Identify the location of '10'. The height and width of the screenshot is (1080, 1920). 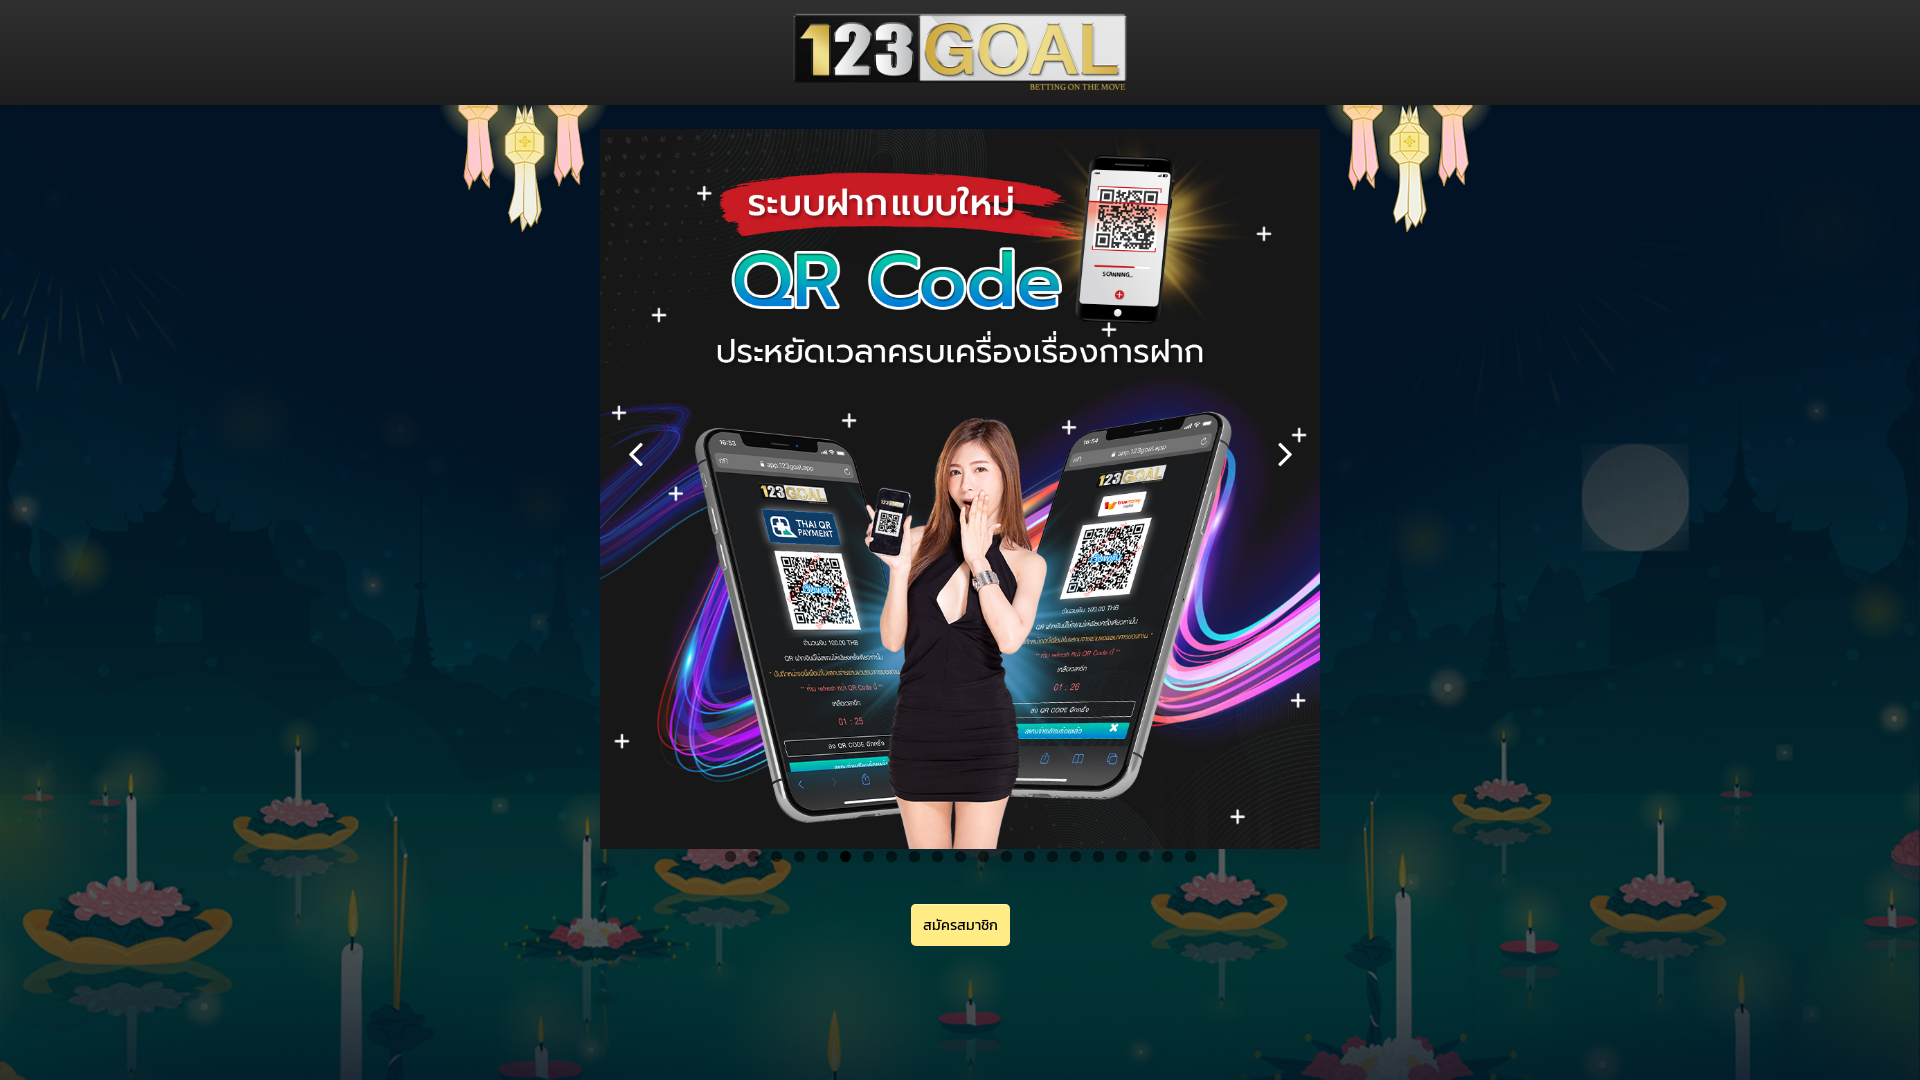
(936, 855).